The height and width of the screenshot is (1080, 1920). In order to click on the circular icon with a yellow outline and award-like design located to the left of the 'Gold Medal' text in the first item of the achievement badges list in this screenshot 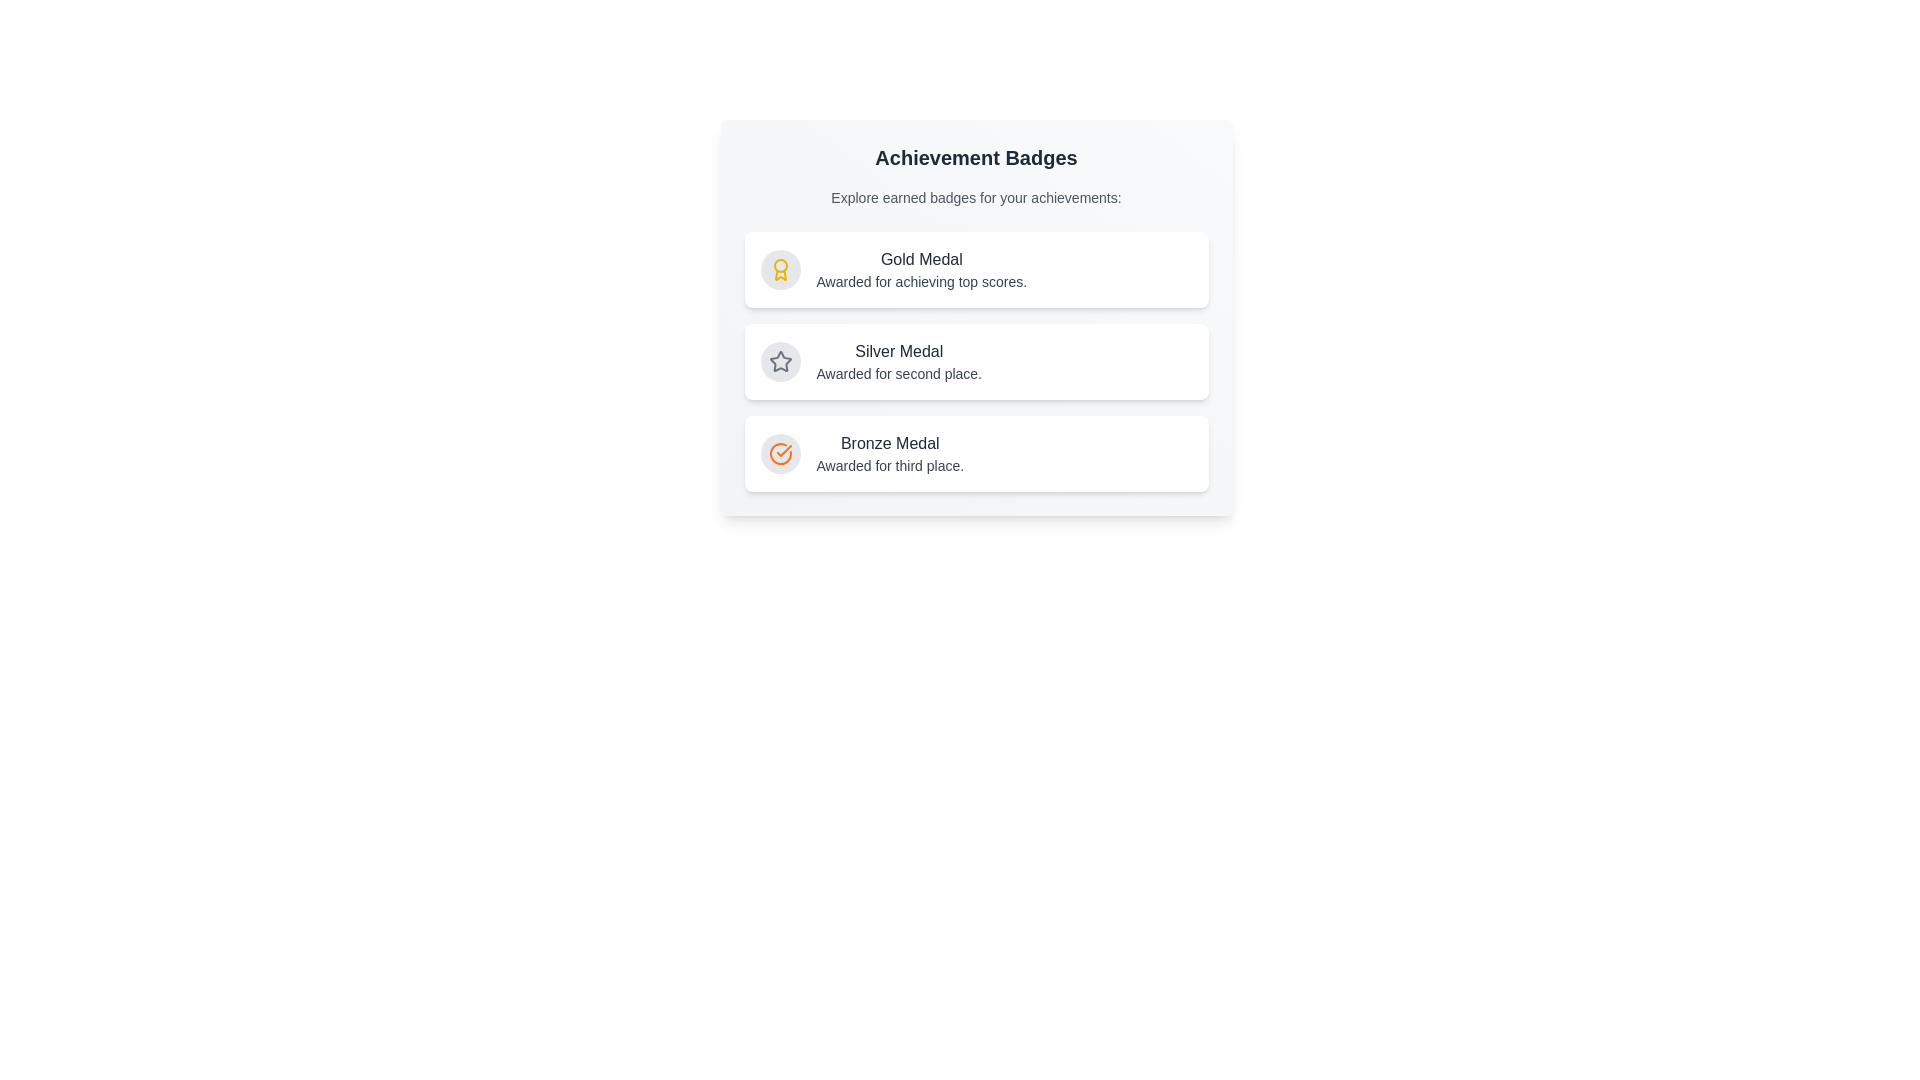, I will do `click(779, 270)`.